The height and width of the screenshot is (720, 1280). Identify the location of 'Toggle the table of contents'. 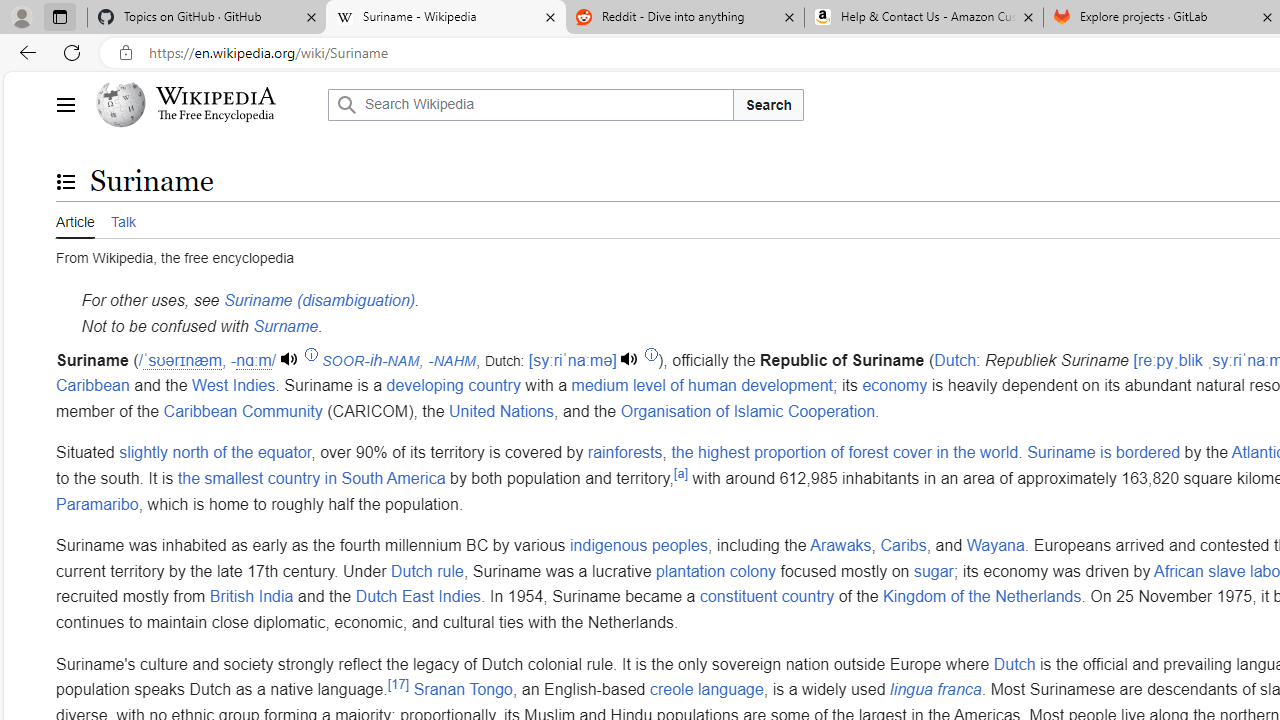
(65, 181).